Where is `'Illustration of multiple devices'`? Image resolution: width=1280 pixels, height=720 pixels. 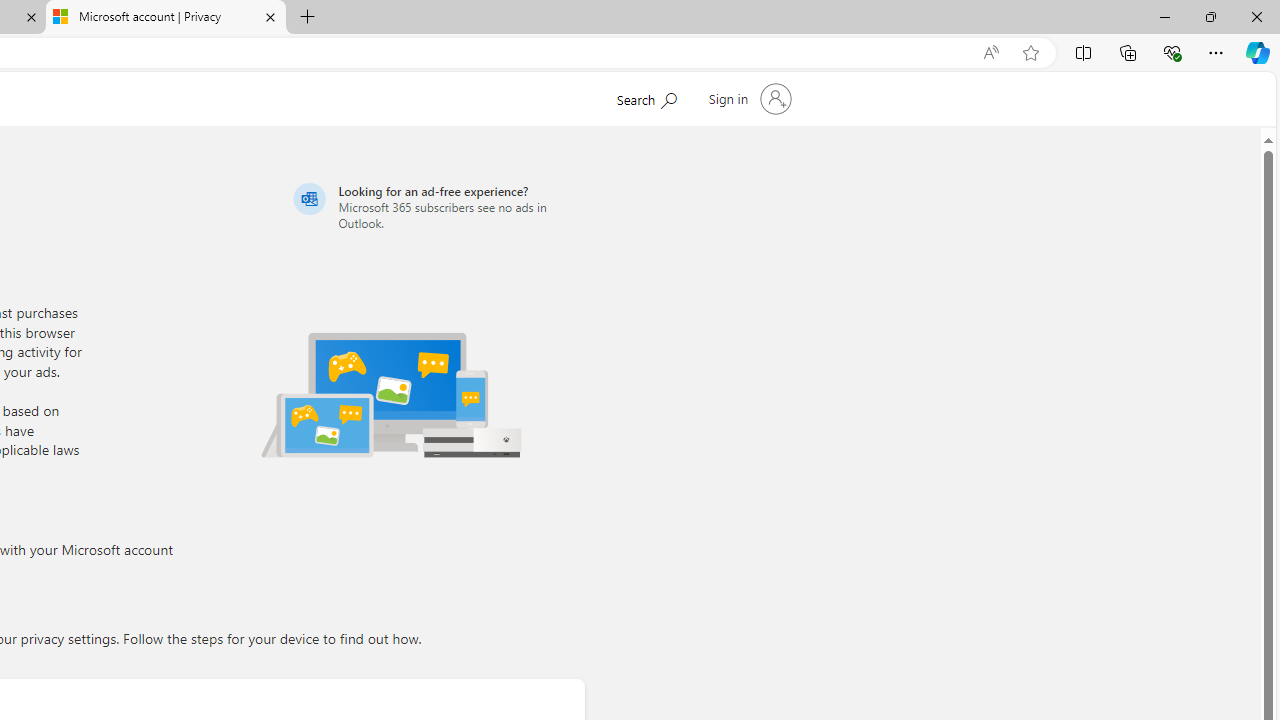 'Illustration of multiple devices' is located at coordinates (391, 394).